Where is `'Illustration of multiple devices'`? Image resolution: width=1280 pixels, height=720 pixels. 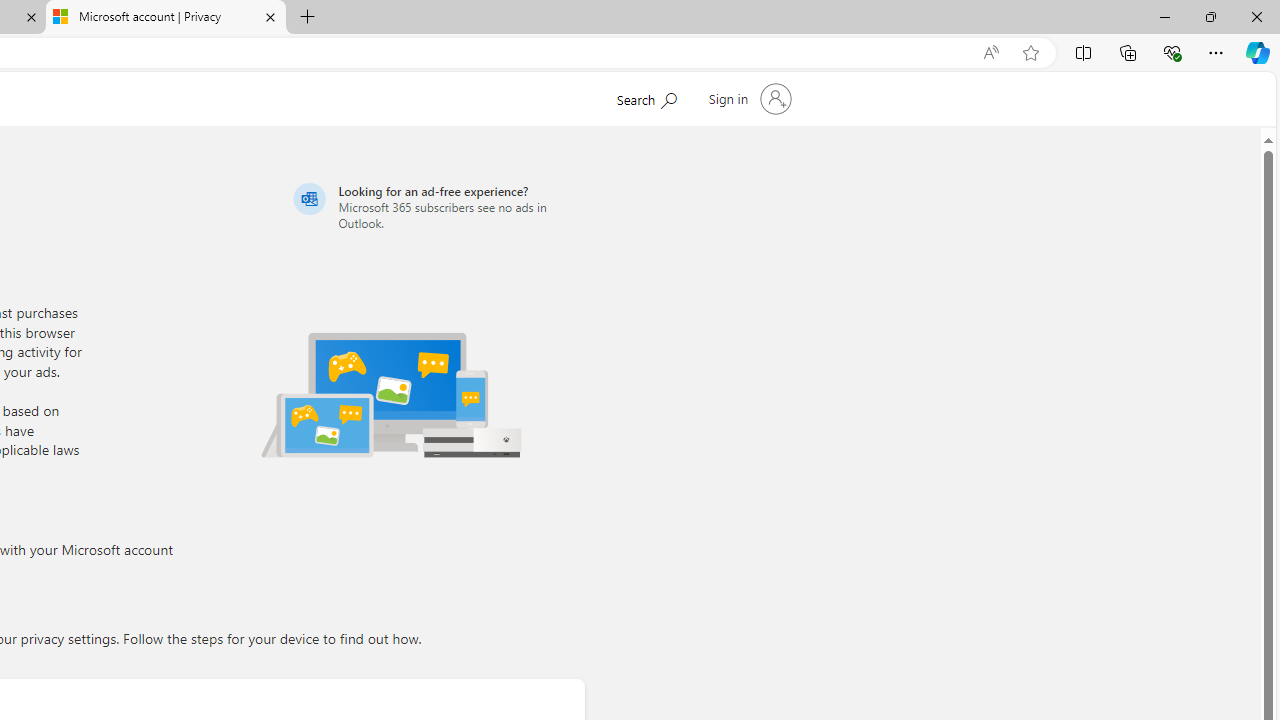 'Illustration of multiple devices' is located at coordinates (391, 394).